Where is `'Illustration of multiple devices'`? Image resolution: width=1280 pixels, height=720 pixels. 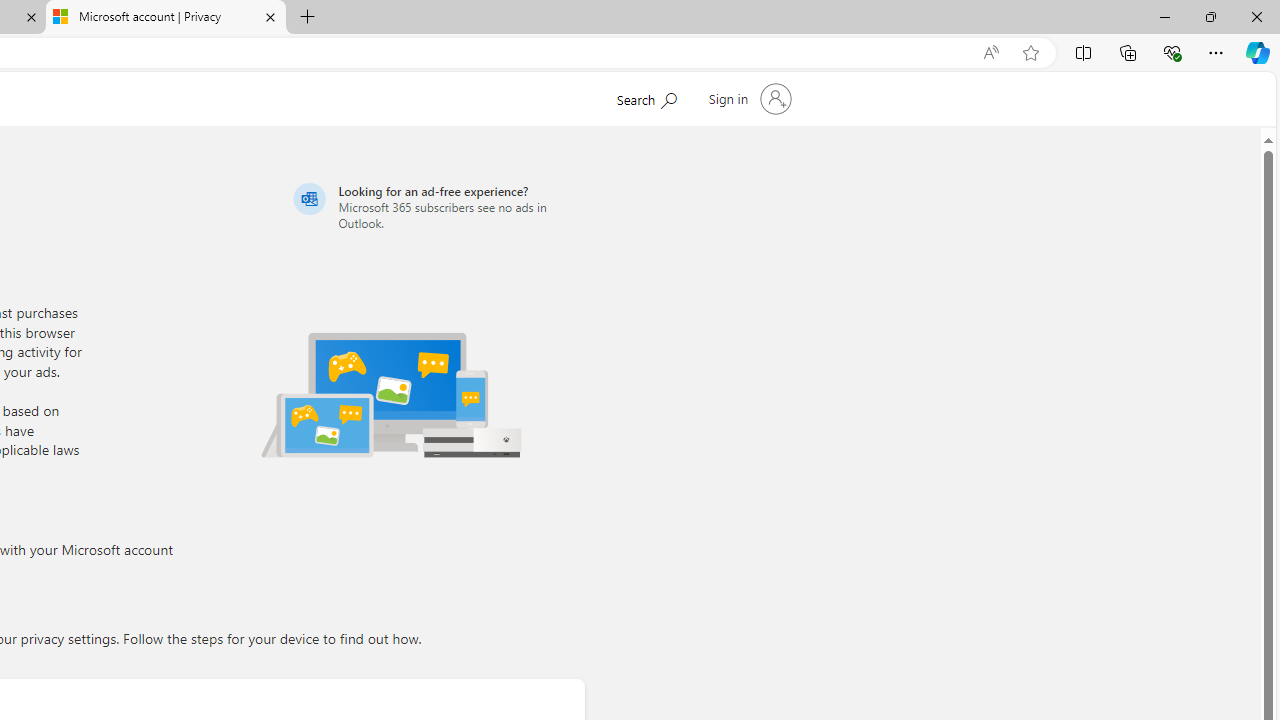 'Illustration of multiple devices' is located at coordinates (391, 394).